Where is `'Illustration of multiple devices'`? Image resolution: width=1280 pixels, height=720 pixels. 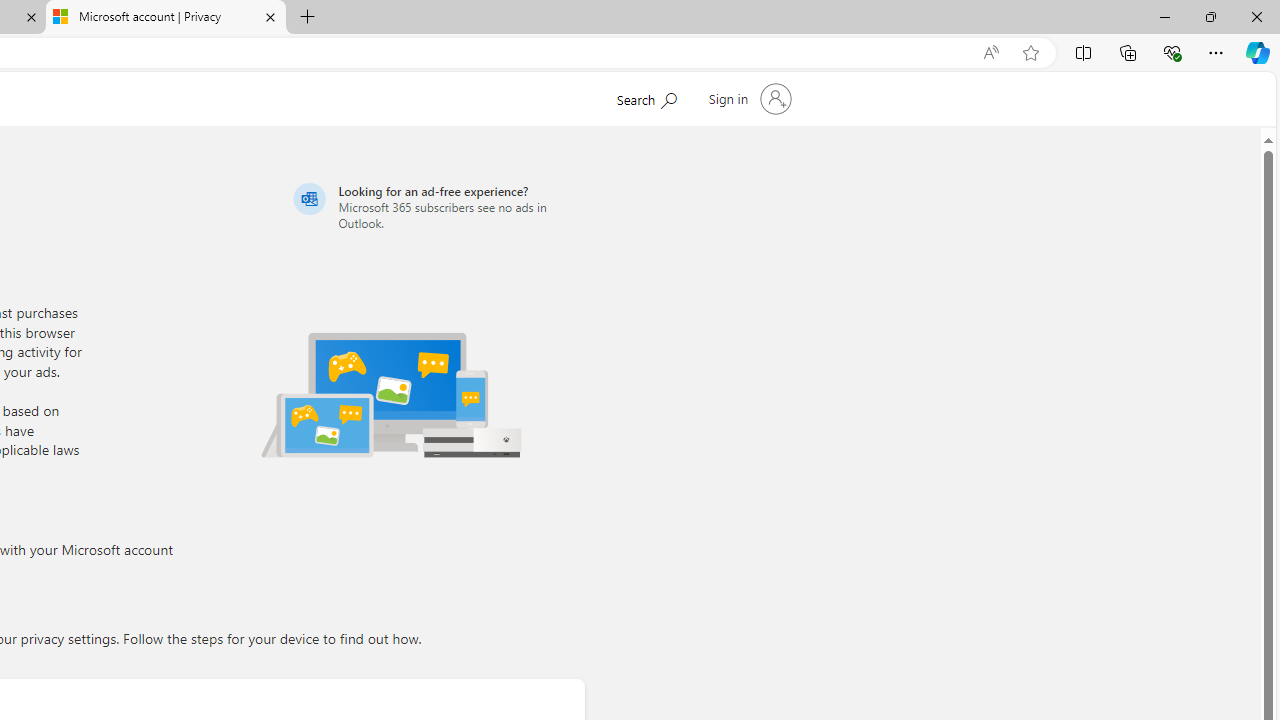 'Illustration of multiple devices' is located at coordinates (391, 394).